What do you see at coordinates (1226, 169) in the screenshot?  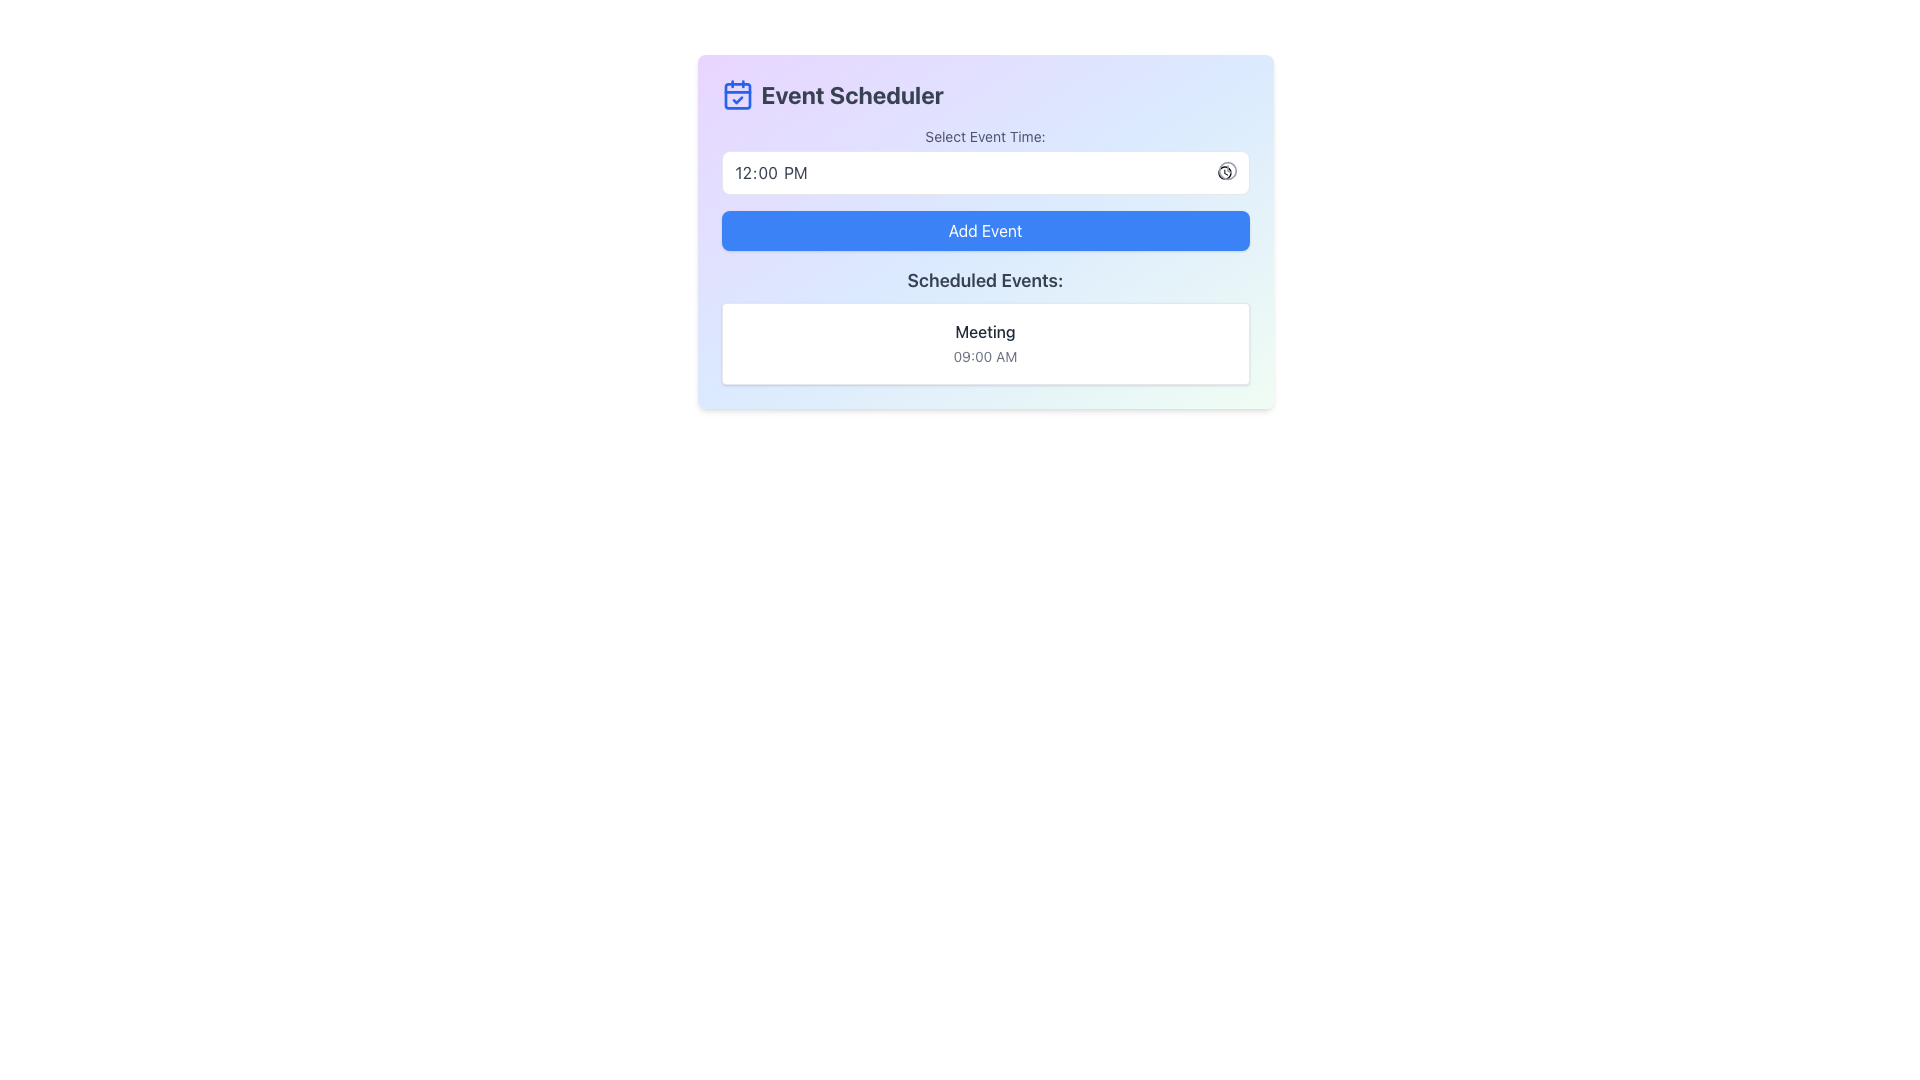 I see `the time selection icon located at the top-right corner of the input field to trigger a tooltip or visual change` at bounding box center [1226, 169].